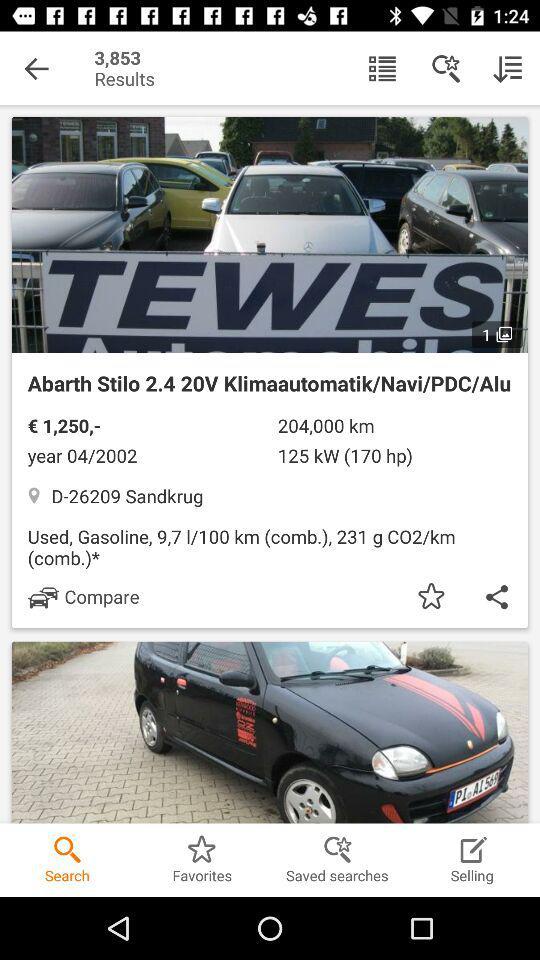 The height and width of the screenshot is (960, 540). Describe the element at coordinates (36, 68) in the screenshot. I see `item next to 3,853 item` at that location.